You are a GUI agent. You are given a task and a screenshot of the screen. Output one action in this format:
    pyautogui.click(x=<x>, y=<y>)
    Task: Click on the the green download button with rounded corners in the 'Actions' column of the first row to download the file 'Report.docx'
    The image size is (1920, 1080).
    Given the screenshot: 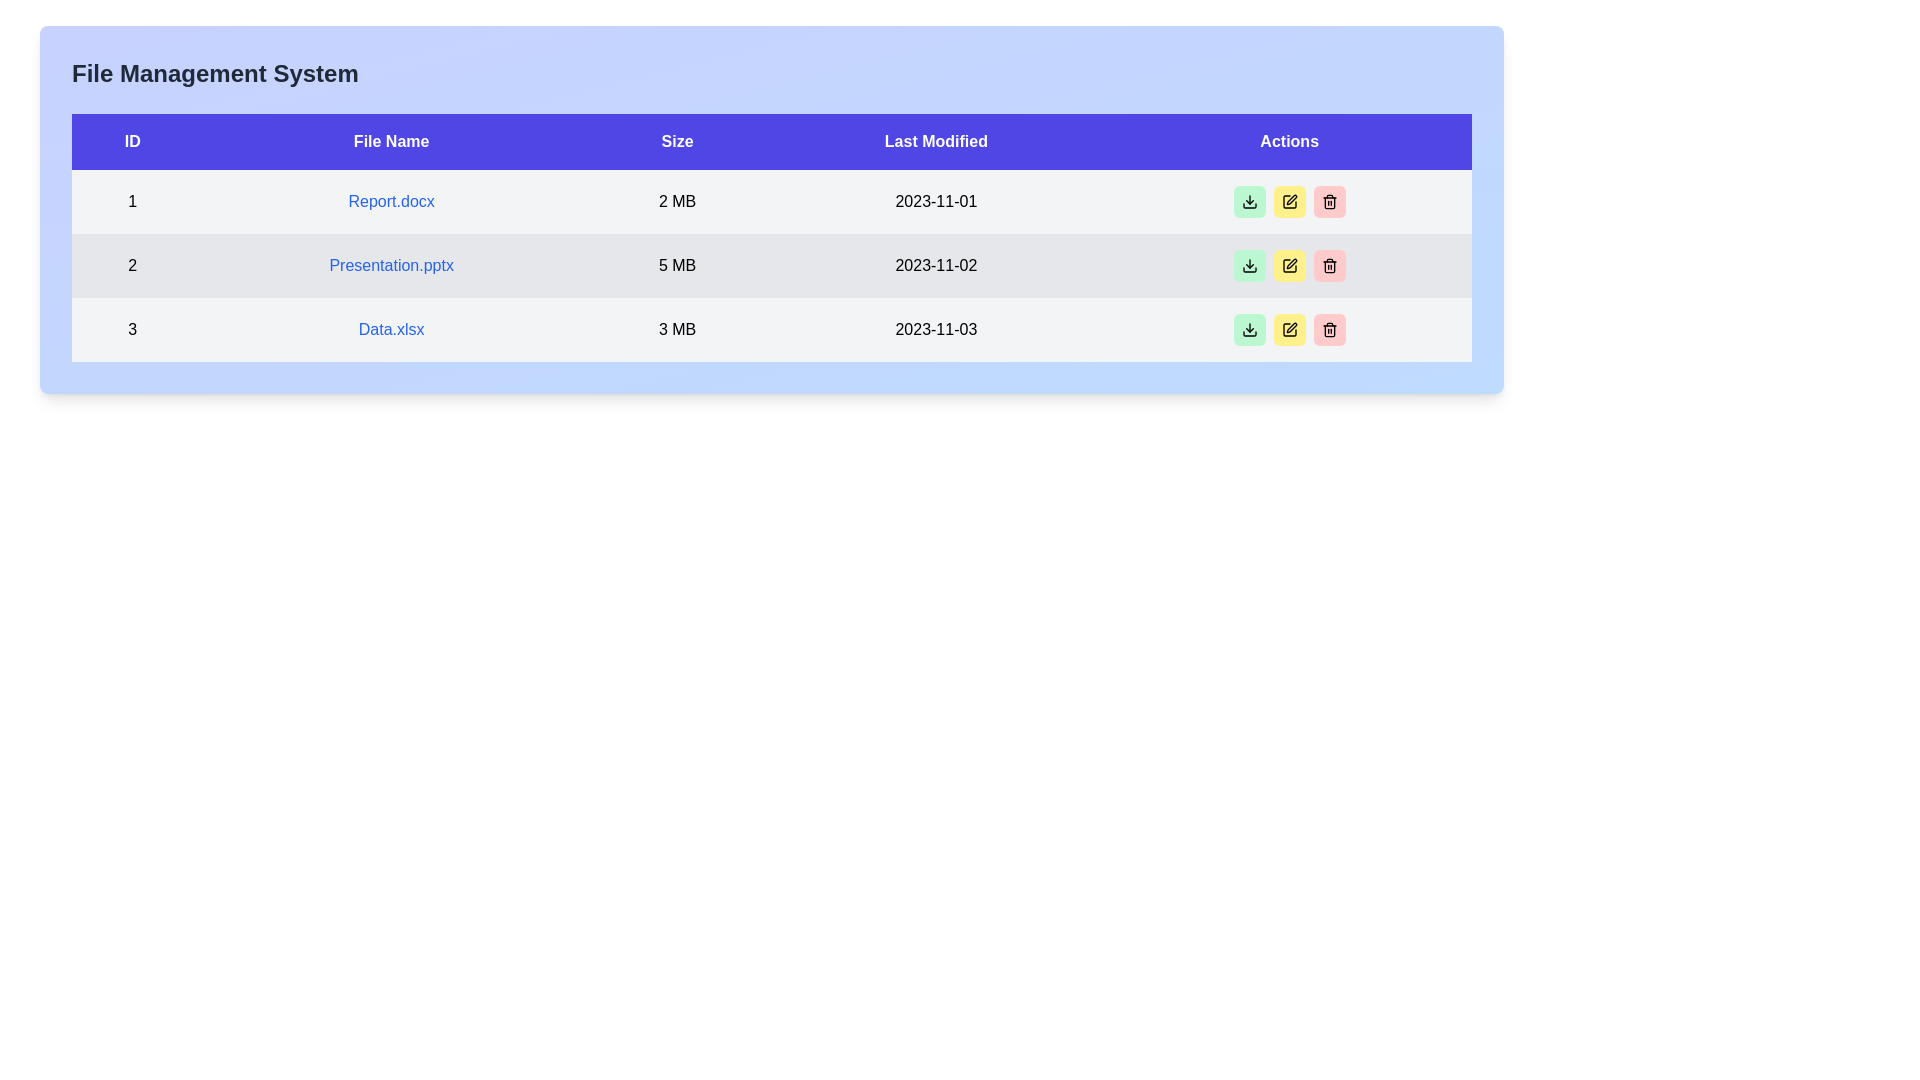 What is the action you would take?
    pyautogui.click(x=1248, y=201)
    